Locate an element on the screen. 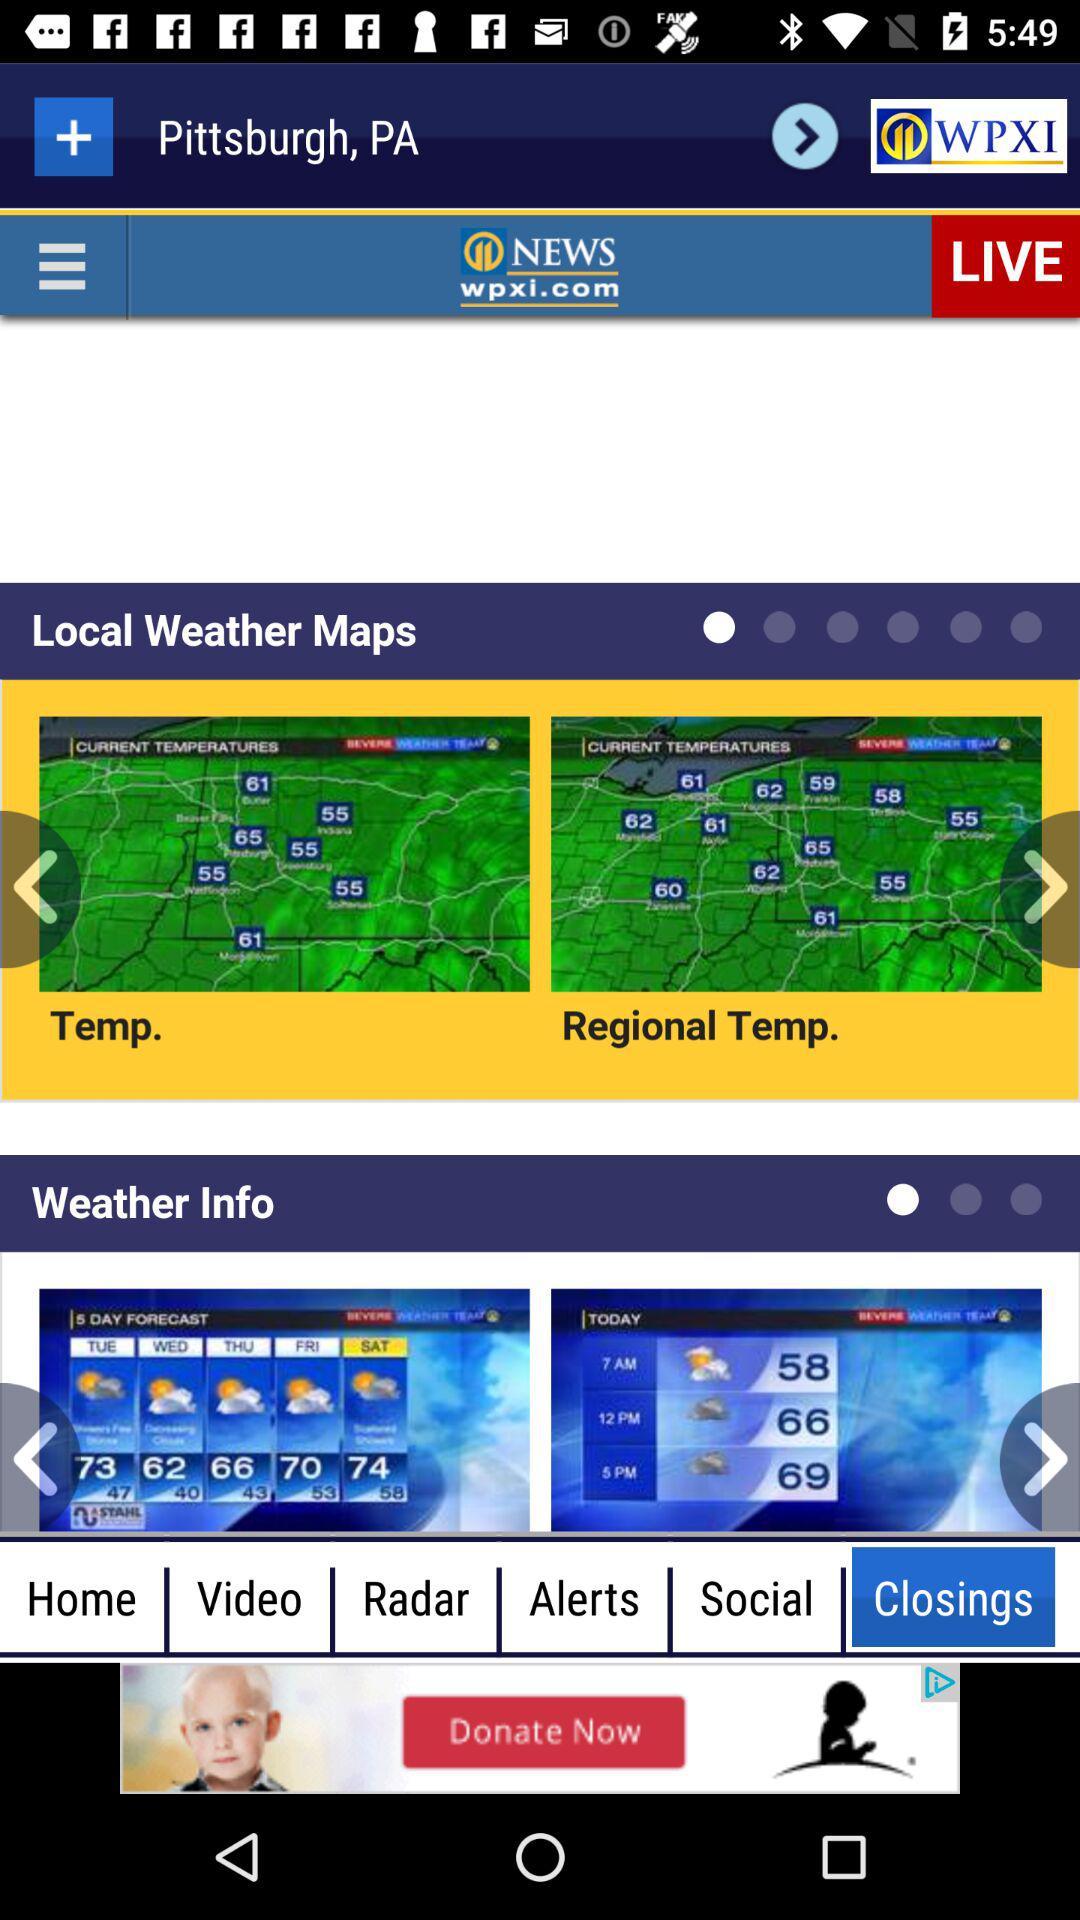  open advertisement is located at coordinates (967, 135).